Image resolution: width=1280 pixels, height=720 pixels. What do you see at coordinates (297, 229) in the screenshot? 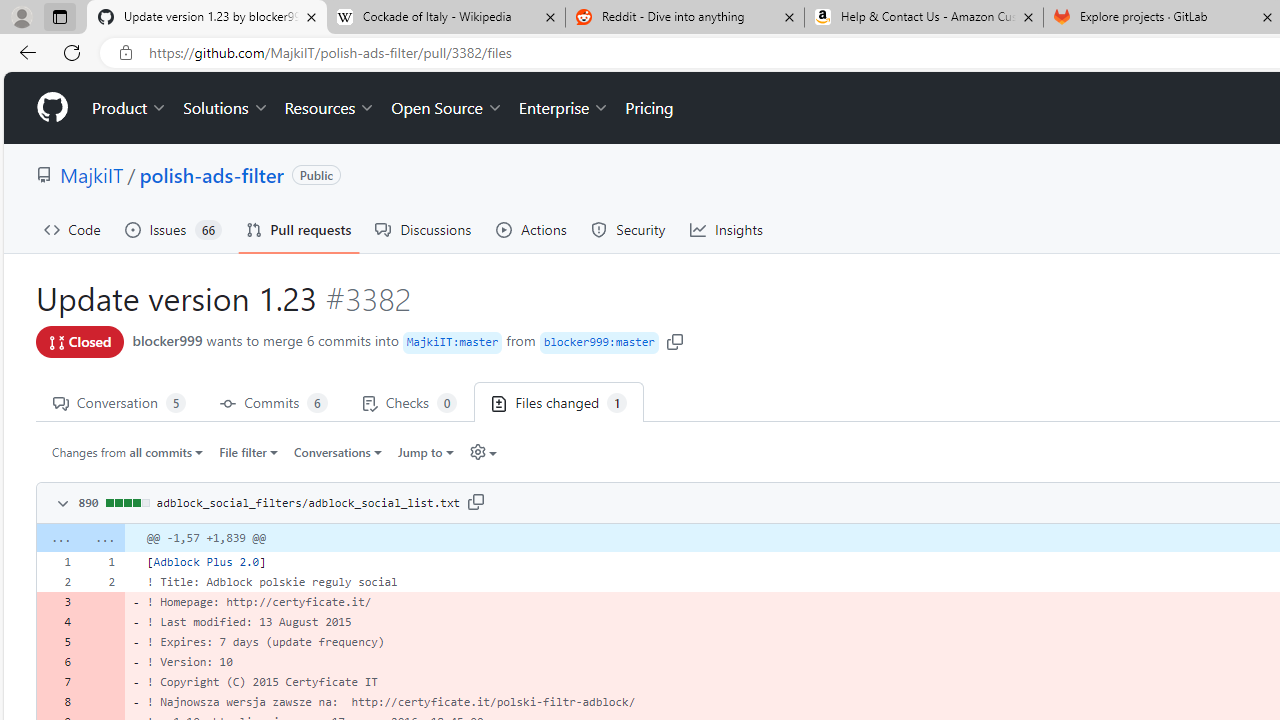
I see `'Pull requests'` at bounding box center [297, 229].